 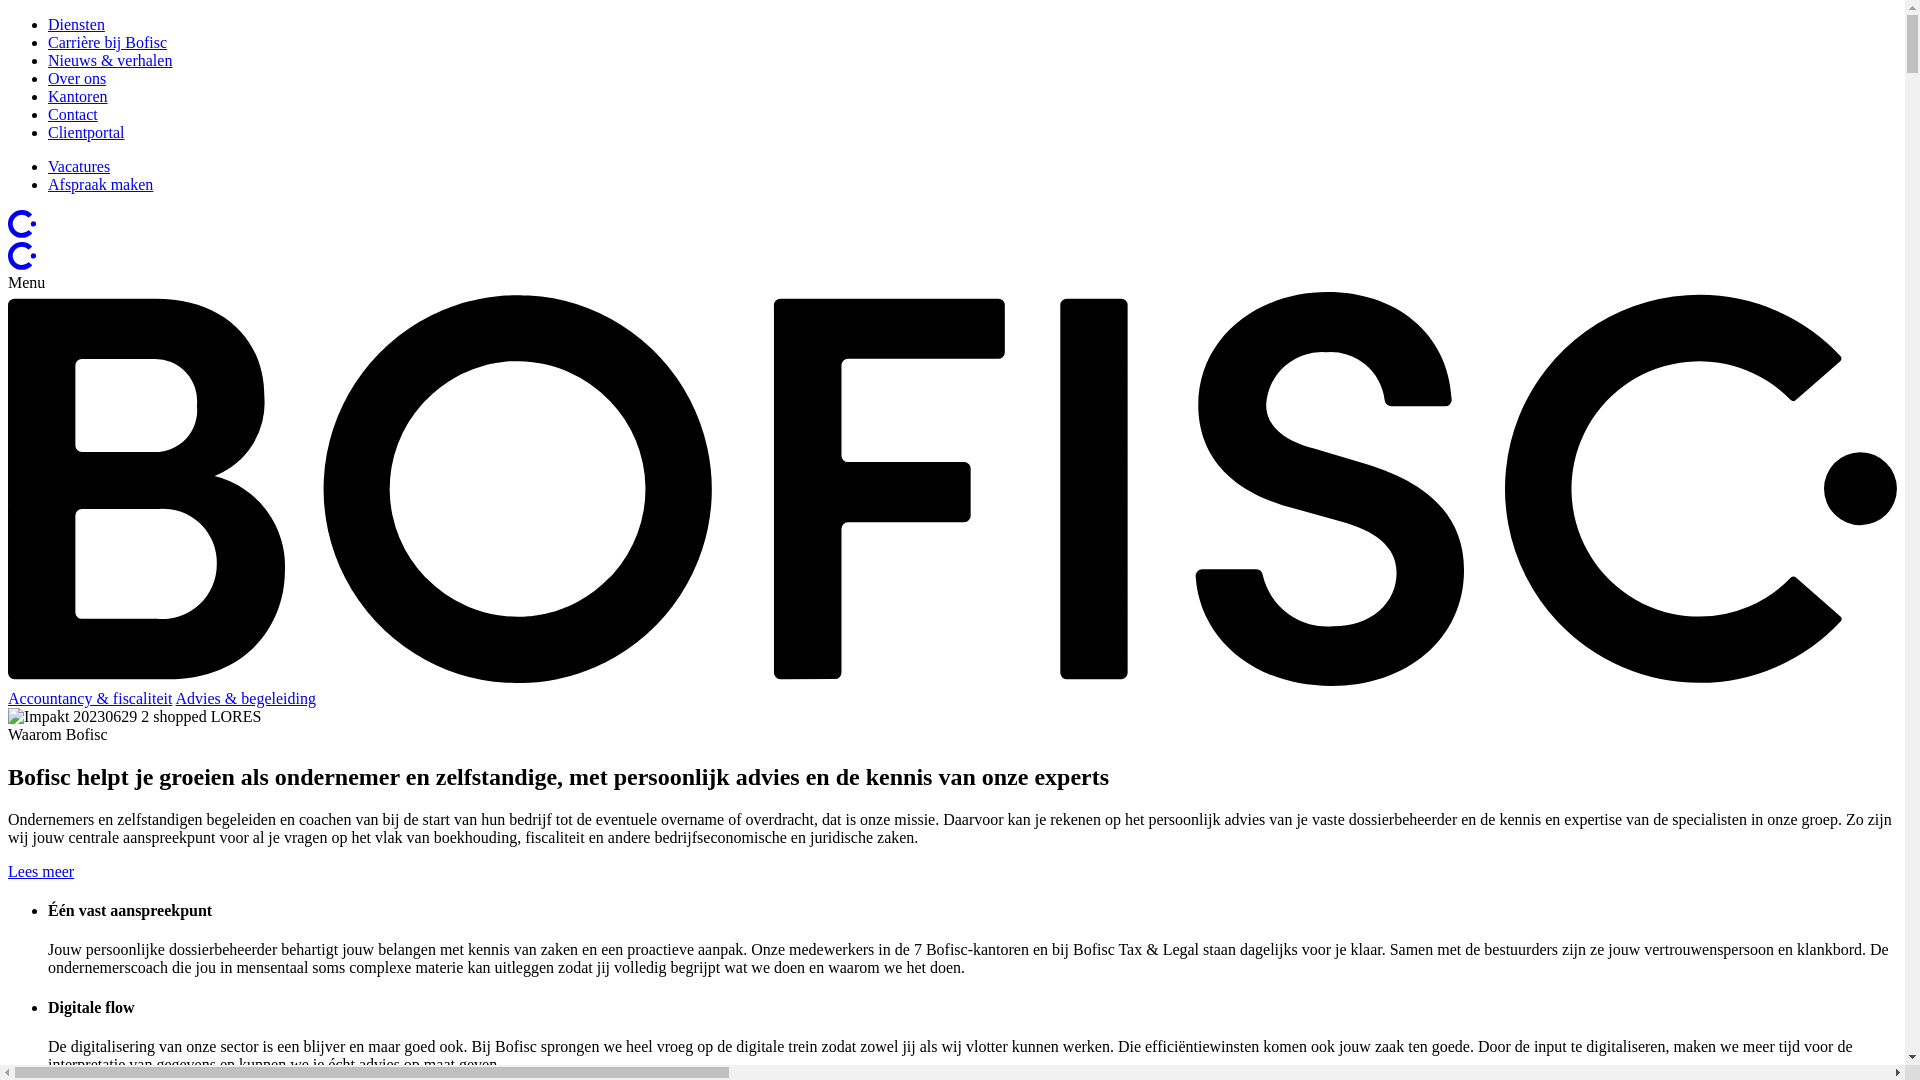 I want to click on 'Clientportal', so click(x=85, y=132).